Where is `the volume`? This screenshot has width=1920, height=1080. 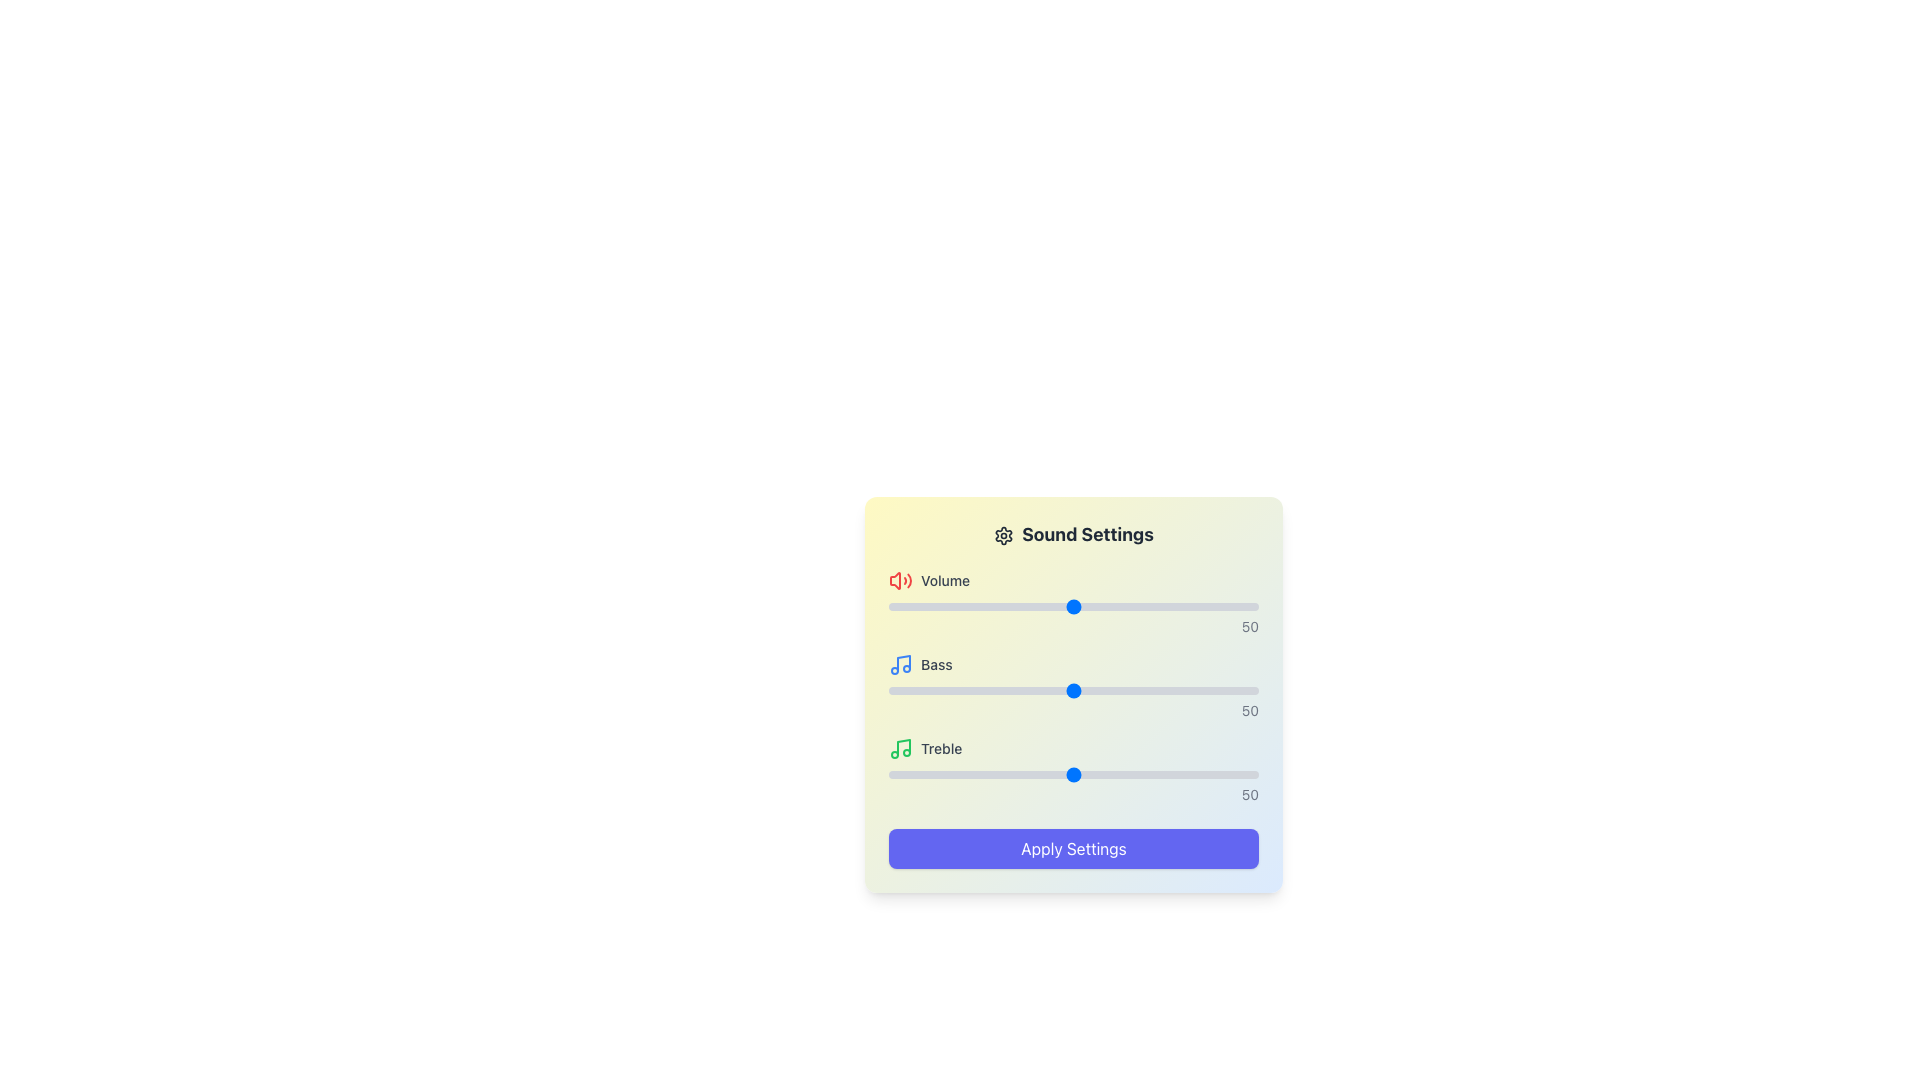 the volume is located at coordinates (1080, 605).